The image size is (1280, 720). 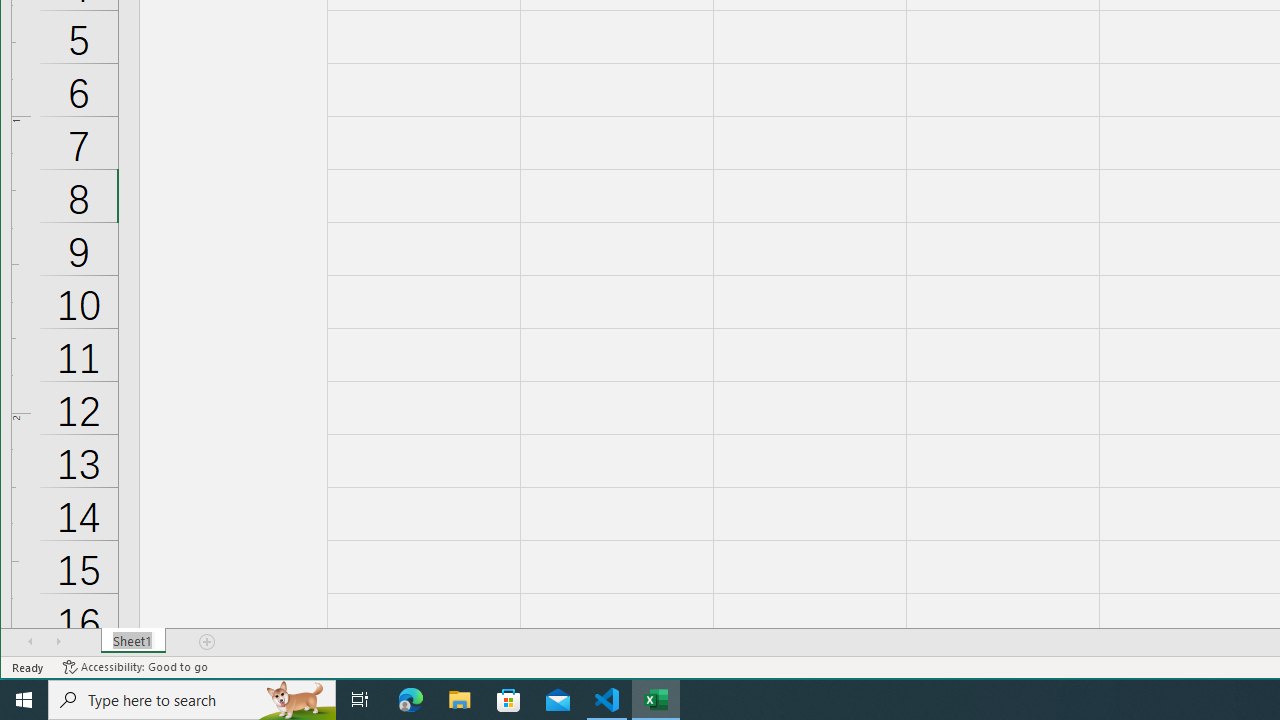 What do you see at coordinates (359, 698) in the screenshot?
I see `'Task View'` at bounding box center [359, 698].